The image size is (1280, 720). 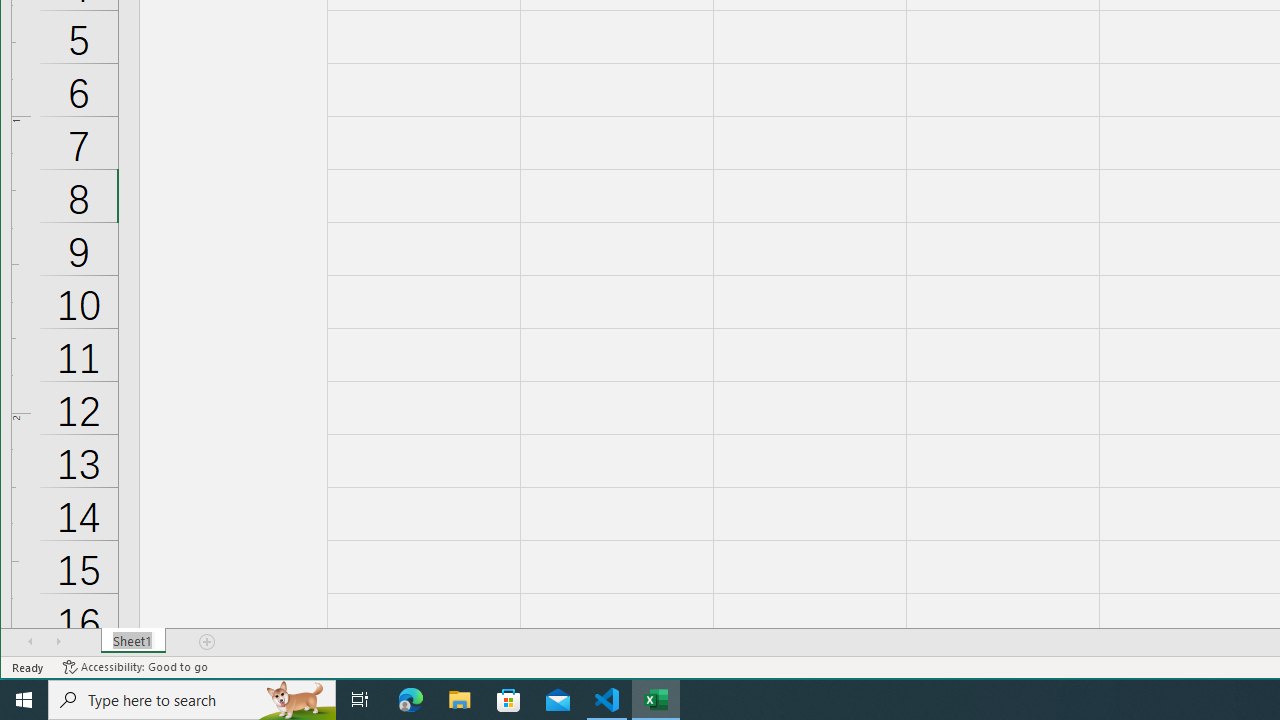 What do you see at coordinates (359, 698) in the screenshot?
I see `'Task View'` at bounding box center [359, 698].